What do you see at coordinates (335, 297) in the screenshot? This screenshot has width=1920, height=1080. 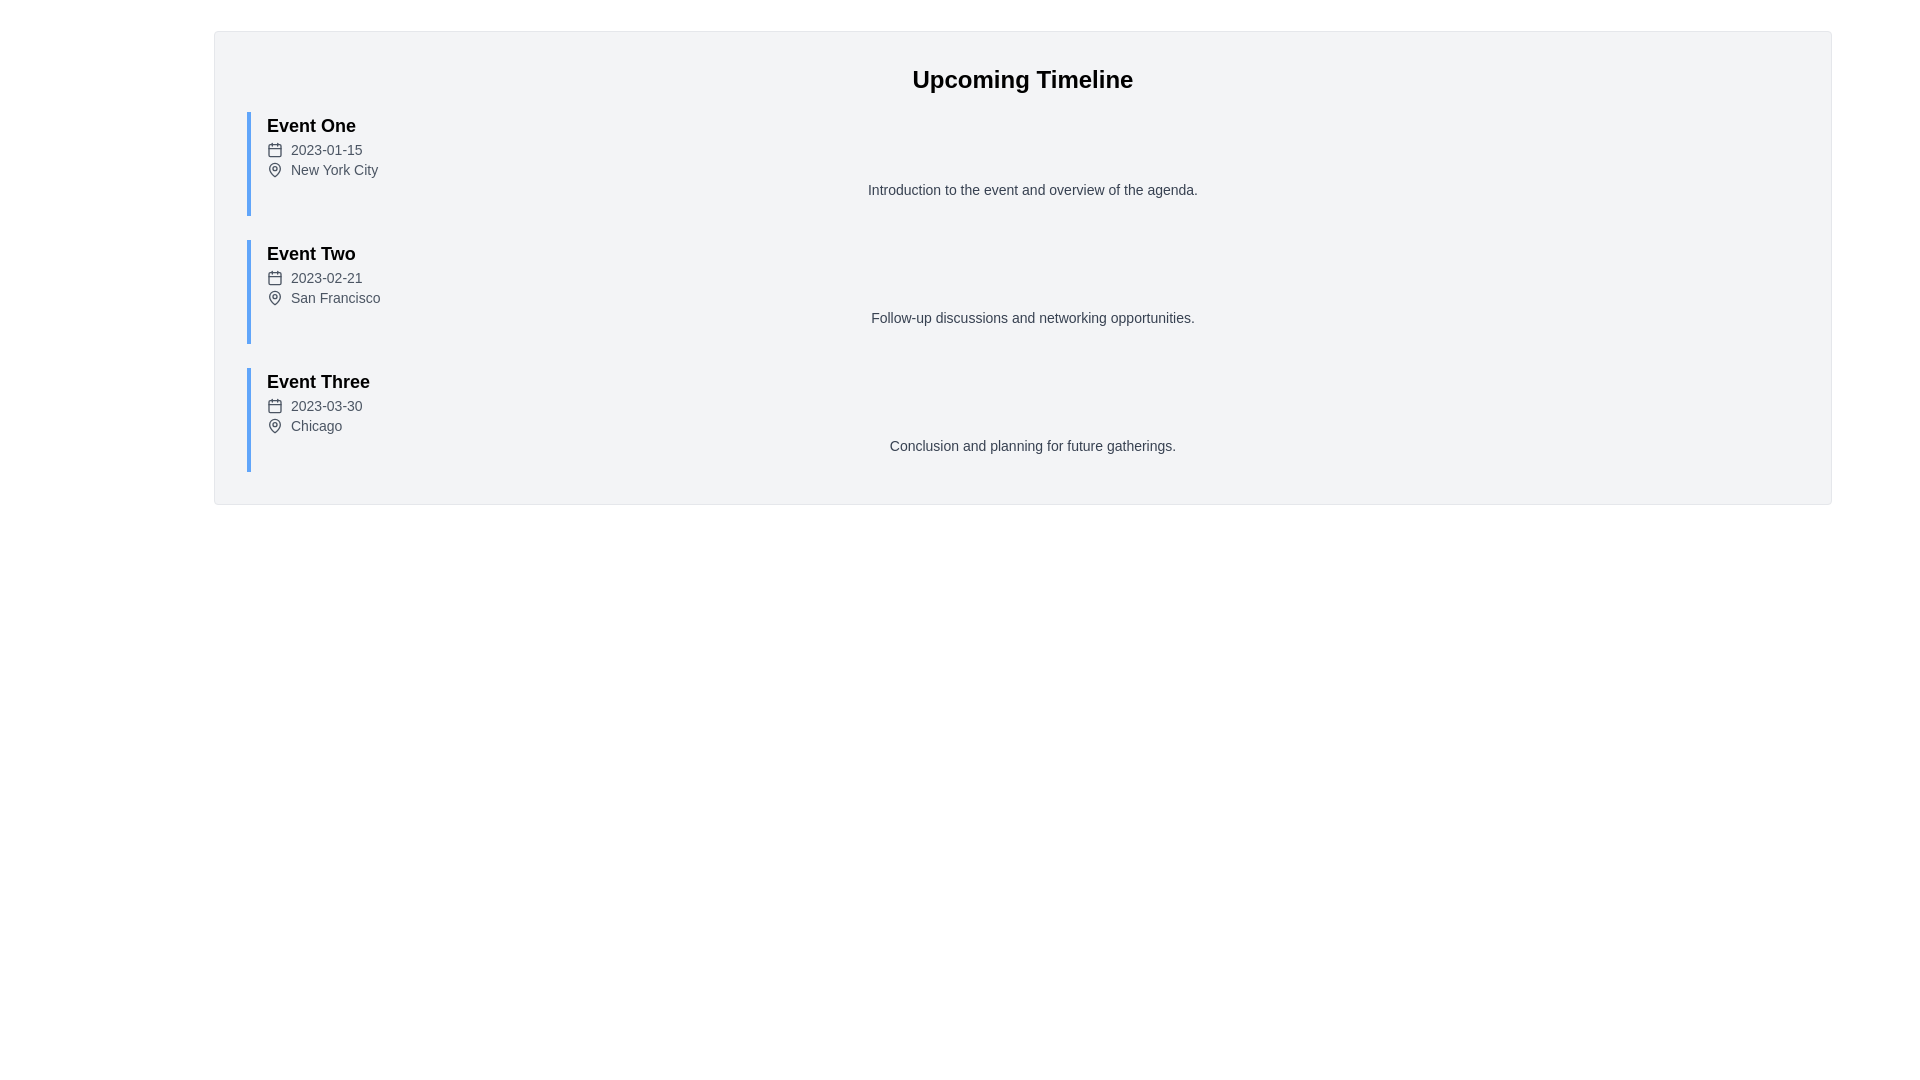 I see `the text label displaying 'San Francisco' in light gray color, located below the date in the 'Event Two' section of the timeline` at bounding box center [335, 297].